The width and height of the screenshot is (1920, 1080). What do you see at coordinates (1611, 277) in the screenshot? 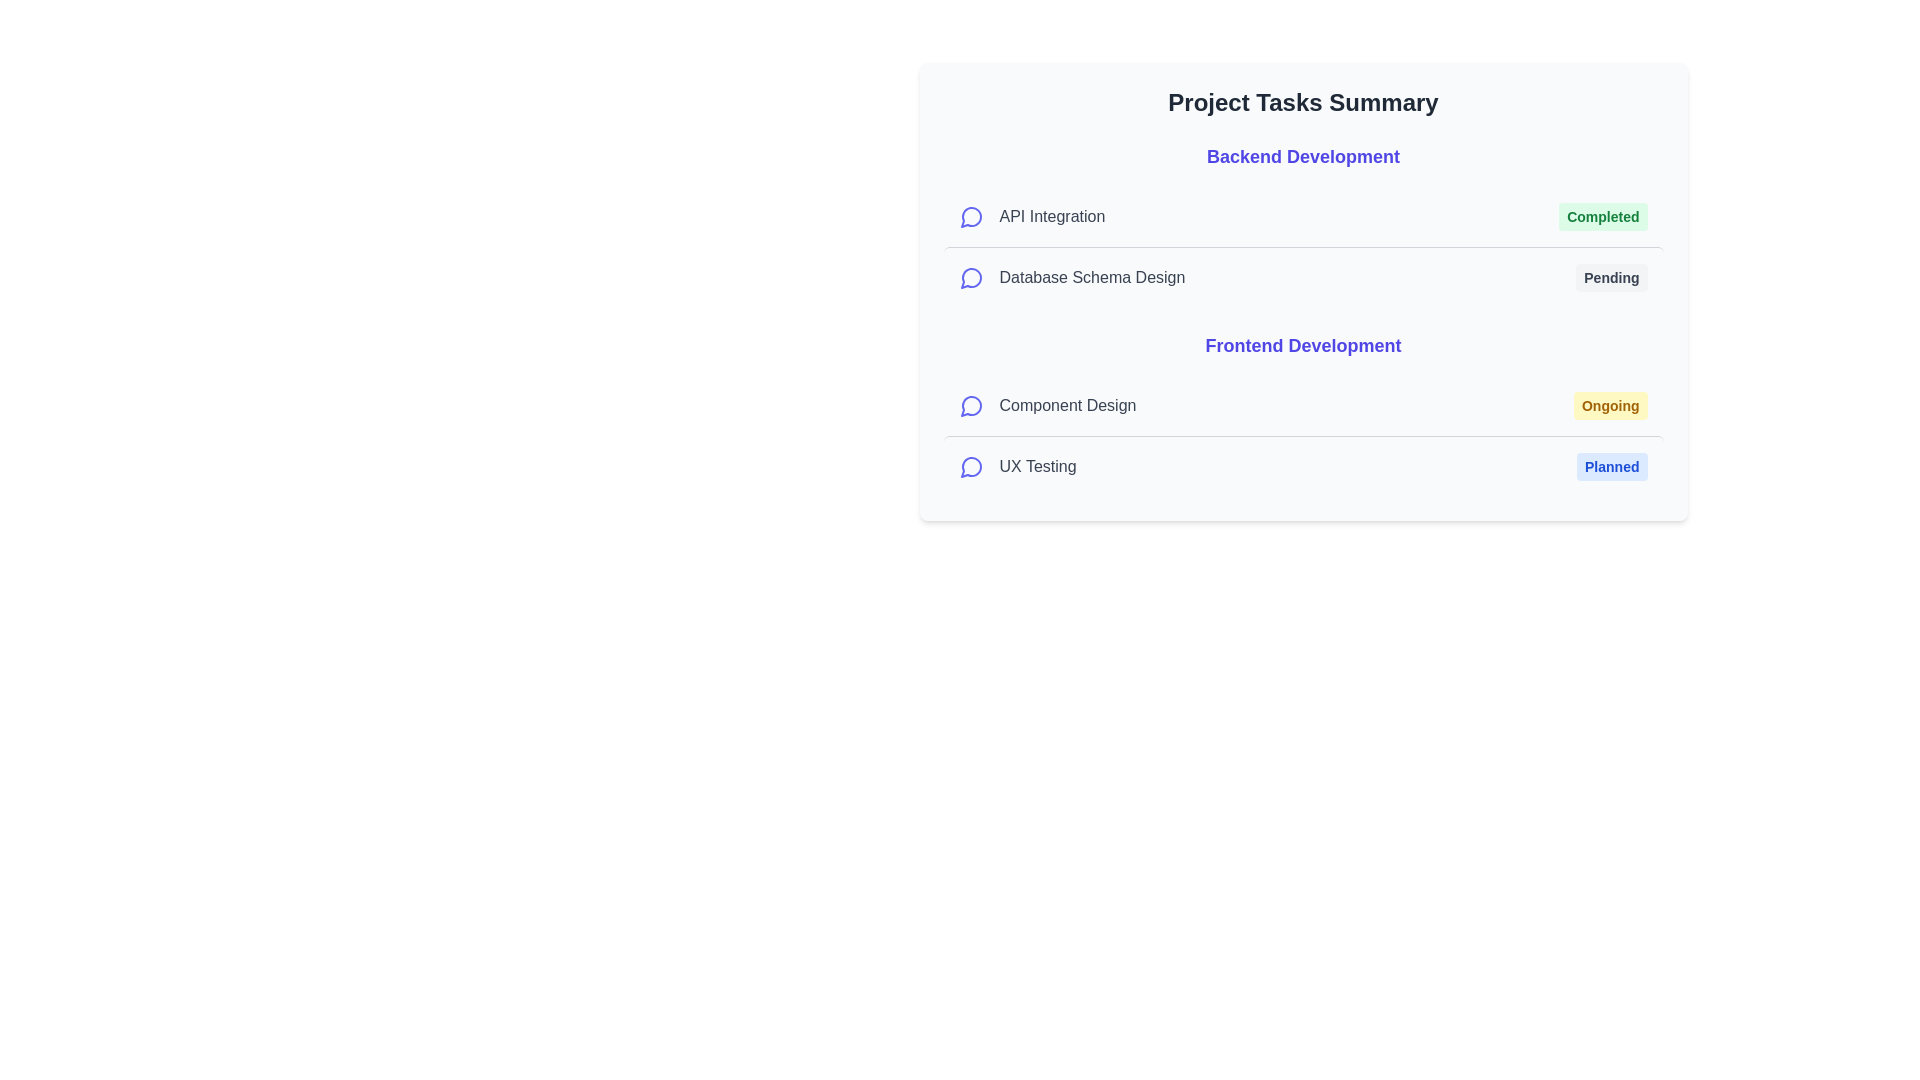
I see `the status indicator labeled 'Pending' within the list item for 'Database Schema Design'` at bounding box center [1611, 277].